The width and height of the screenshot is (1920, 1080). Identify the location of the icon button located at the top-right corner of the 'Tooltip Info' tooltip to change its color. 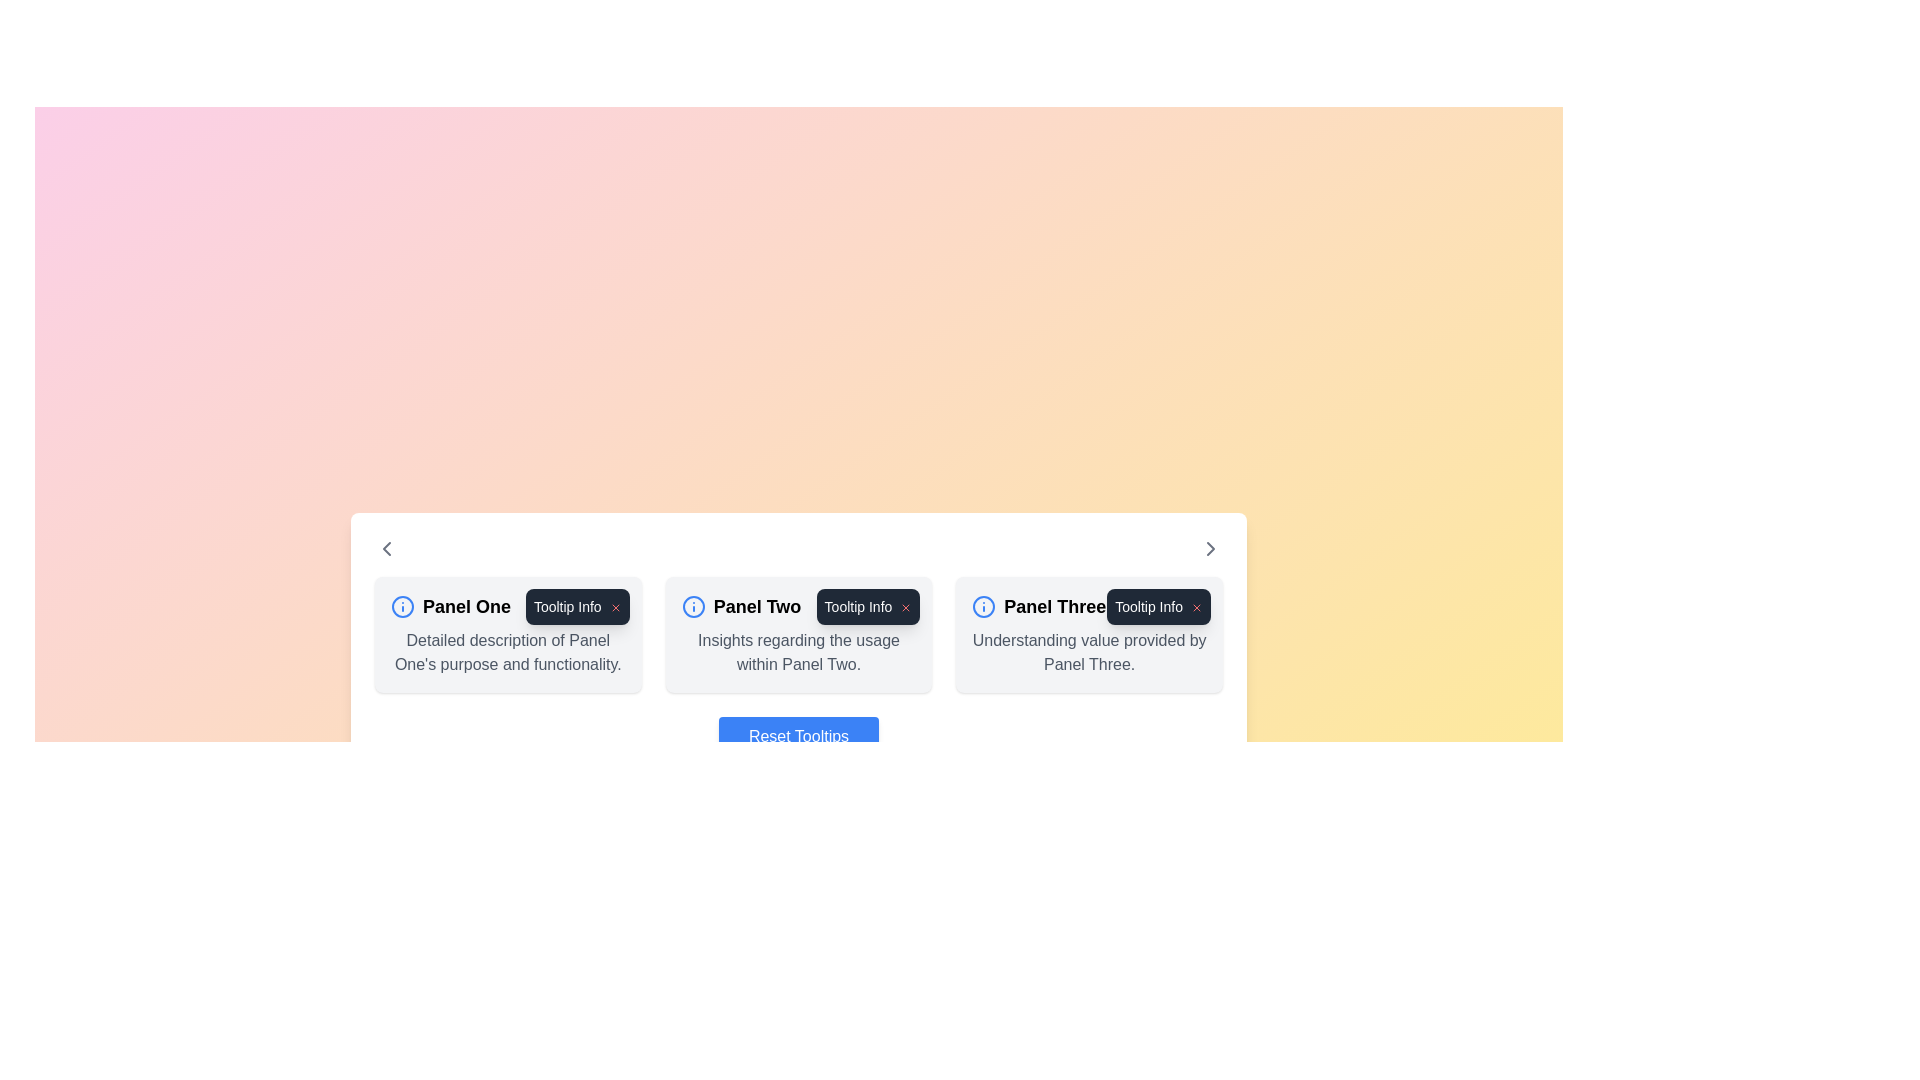
(614, 605).